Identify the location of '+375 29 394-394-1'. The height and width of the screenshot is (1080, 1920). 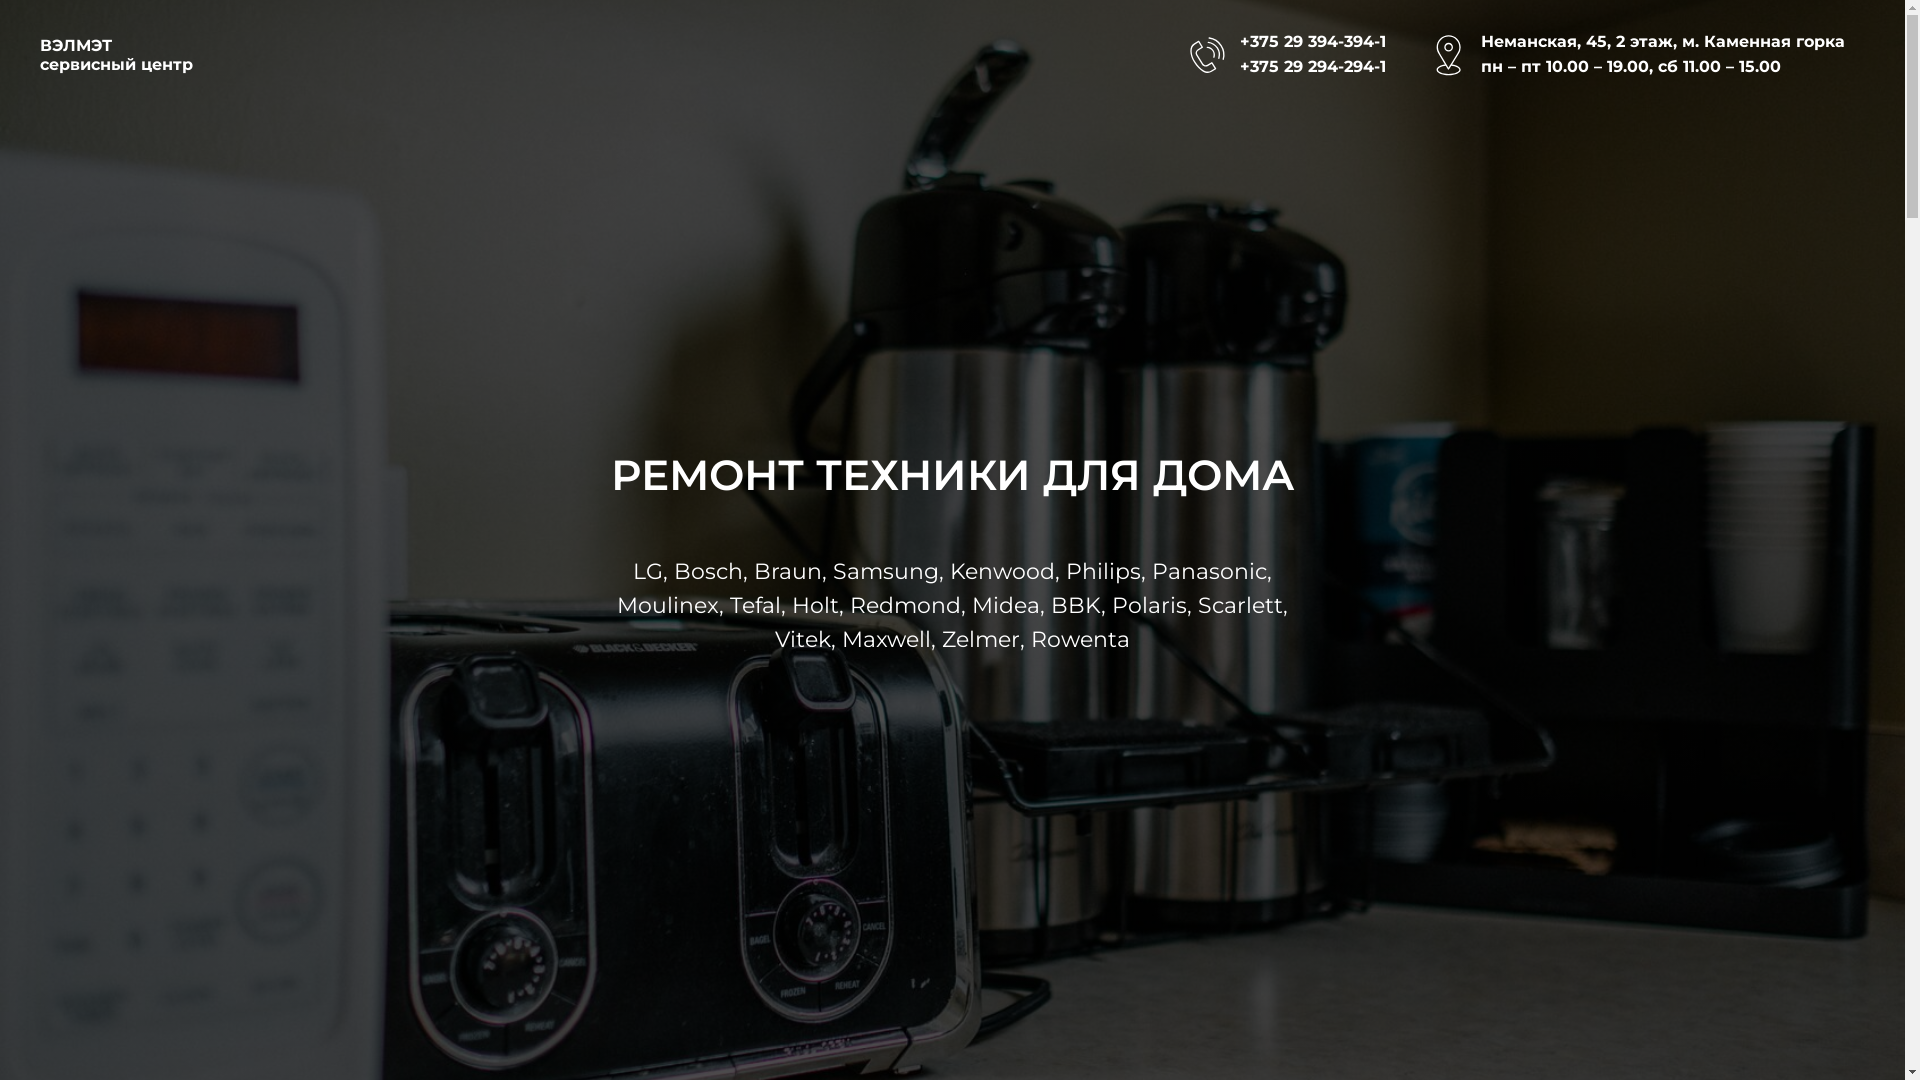
(1313, 41).